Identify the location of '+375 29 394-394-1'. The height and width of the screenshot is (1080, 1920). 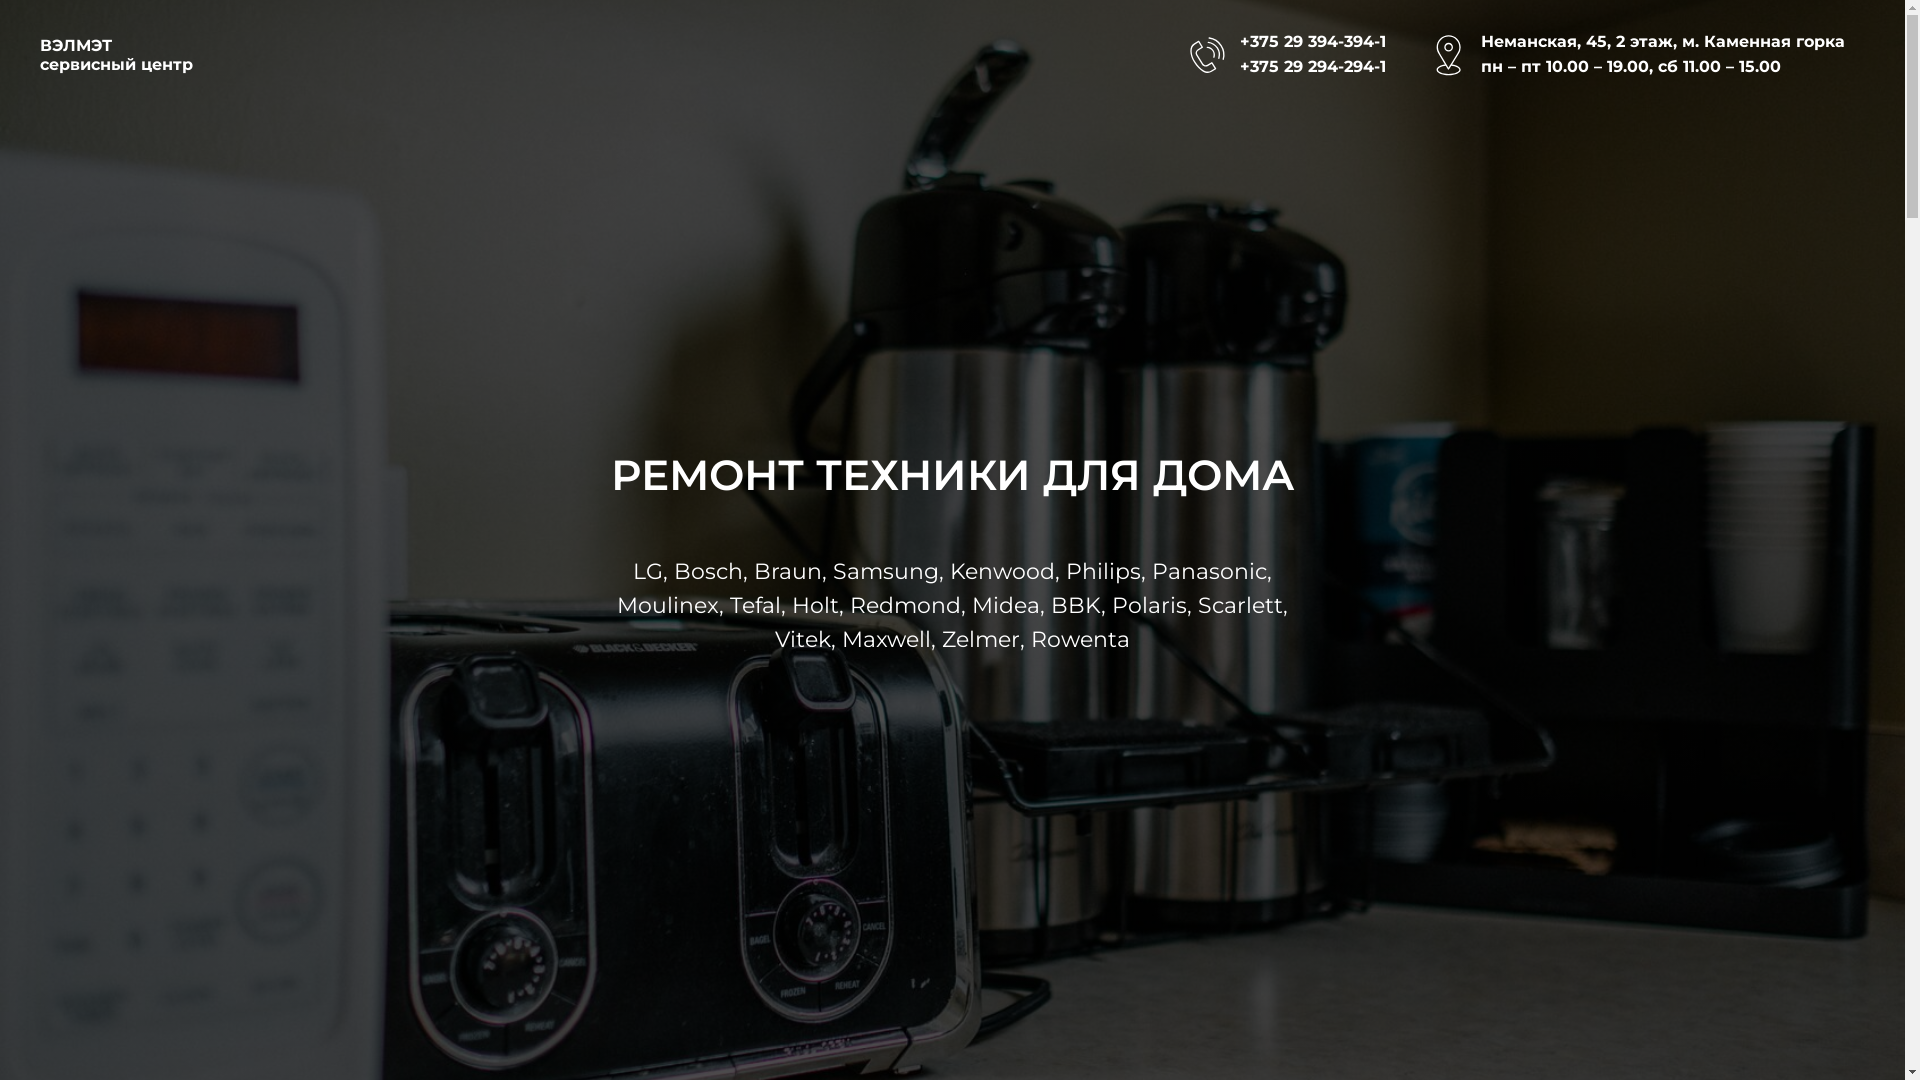
(1313, 41).